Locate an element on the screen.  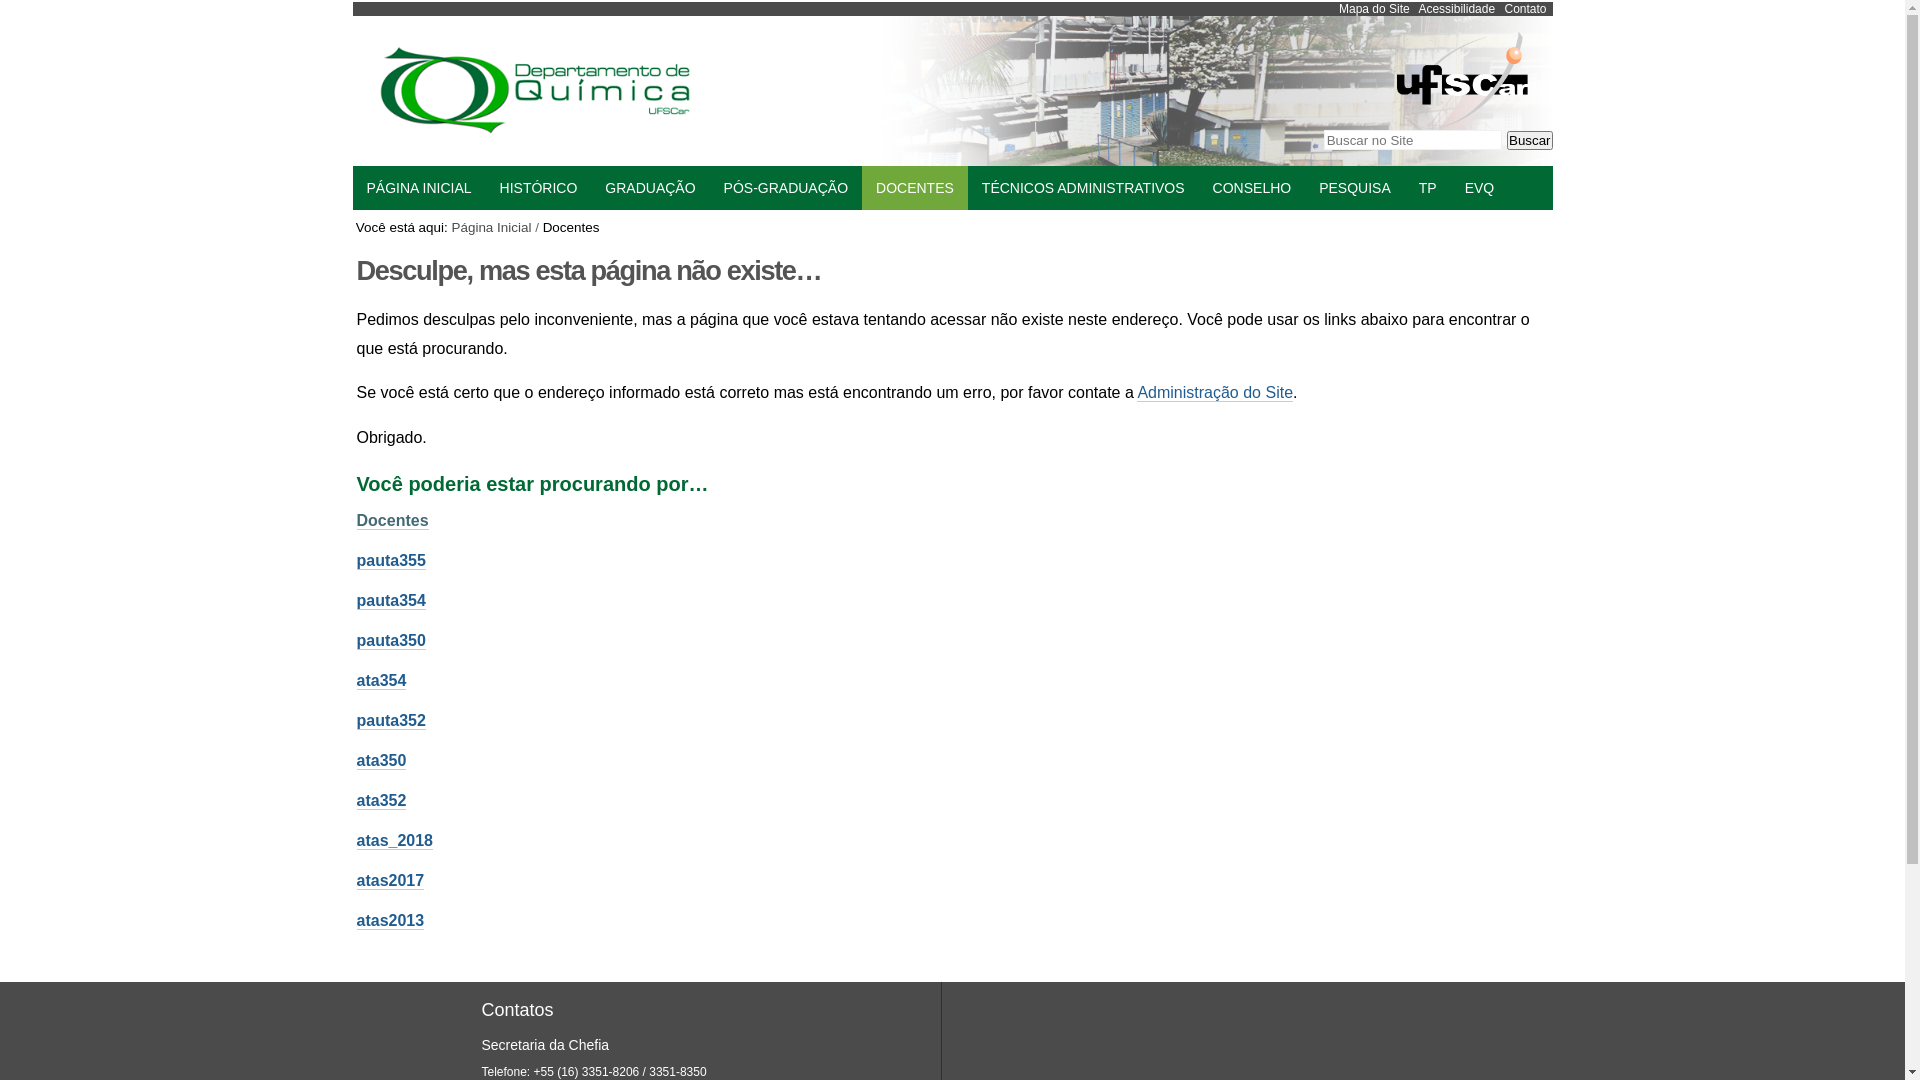
'Buscar' is located at coordinates (1528, 139).